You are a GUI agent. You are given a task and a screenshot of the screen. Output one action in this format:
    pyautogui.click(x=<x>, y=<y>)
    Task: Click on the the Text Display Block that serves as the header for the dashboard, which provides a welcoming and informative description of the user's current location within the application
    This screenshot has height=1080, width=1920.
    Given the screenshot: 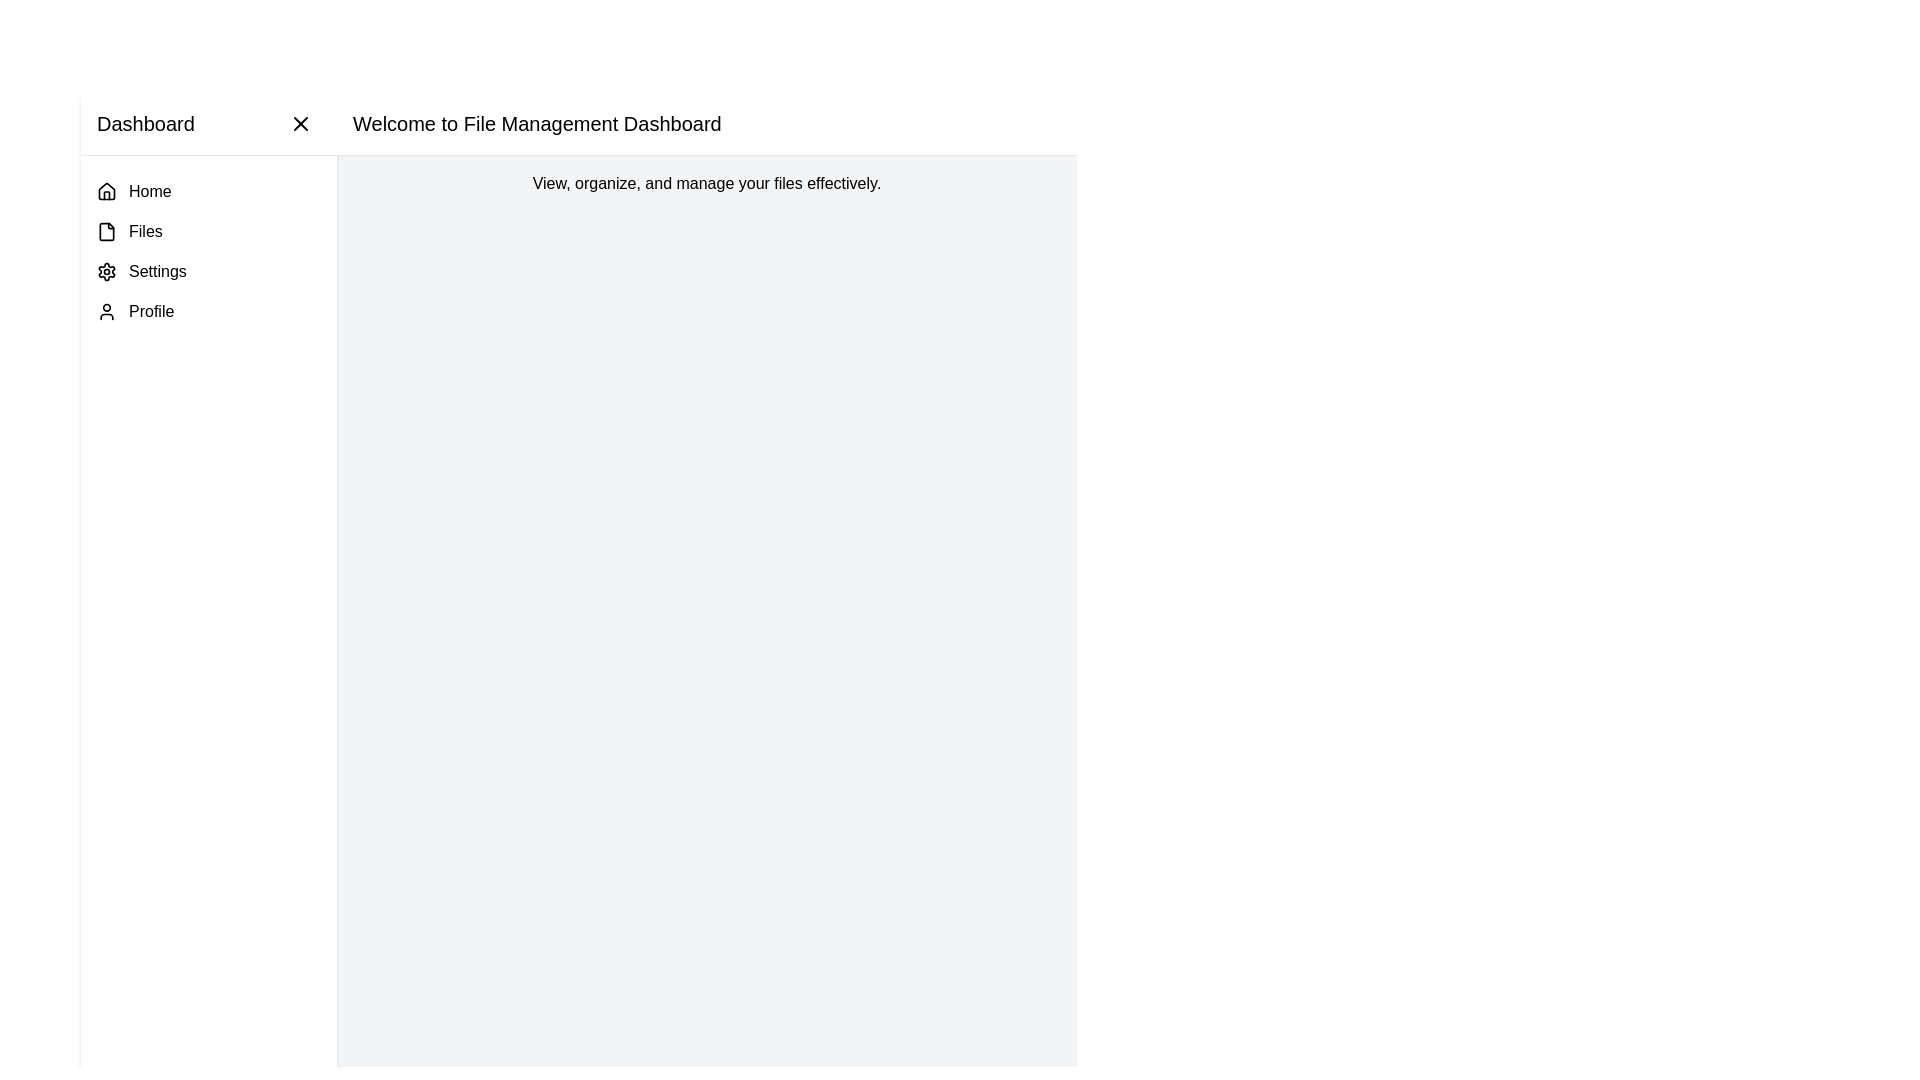 What is the action you would take?
    pyautogui.click(x=706, y=123)
    